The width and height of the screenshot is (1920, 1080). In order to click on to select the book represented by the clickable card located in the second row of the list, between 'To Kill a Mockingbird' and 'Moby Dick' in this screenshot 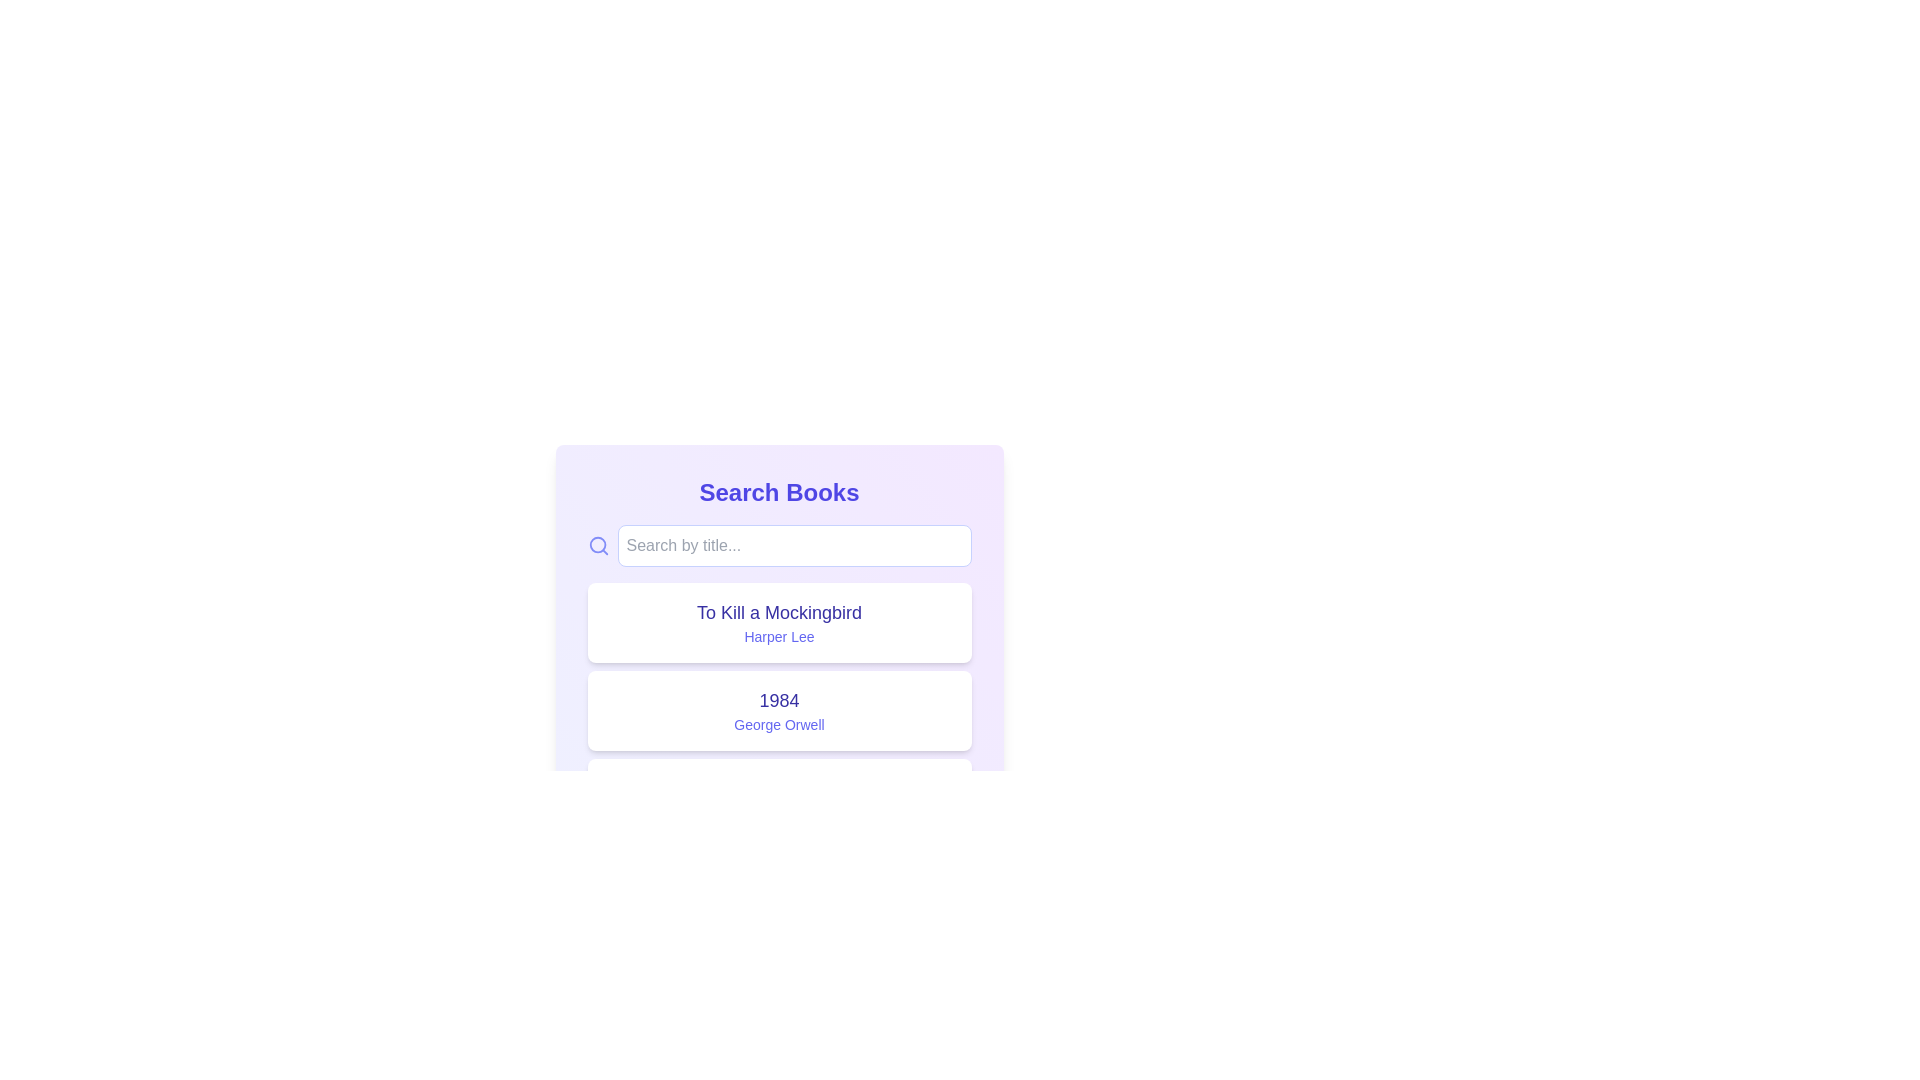, I will do `click(778, 709)`.